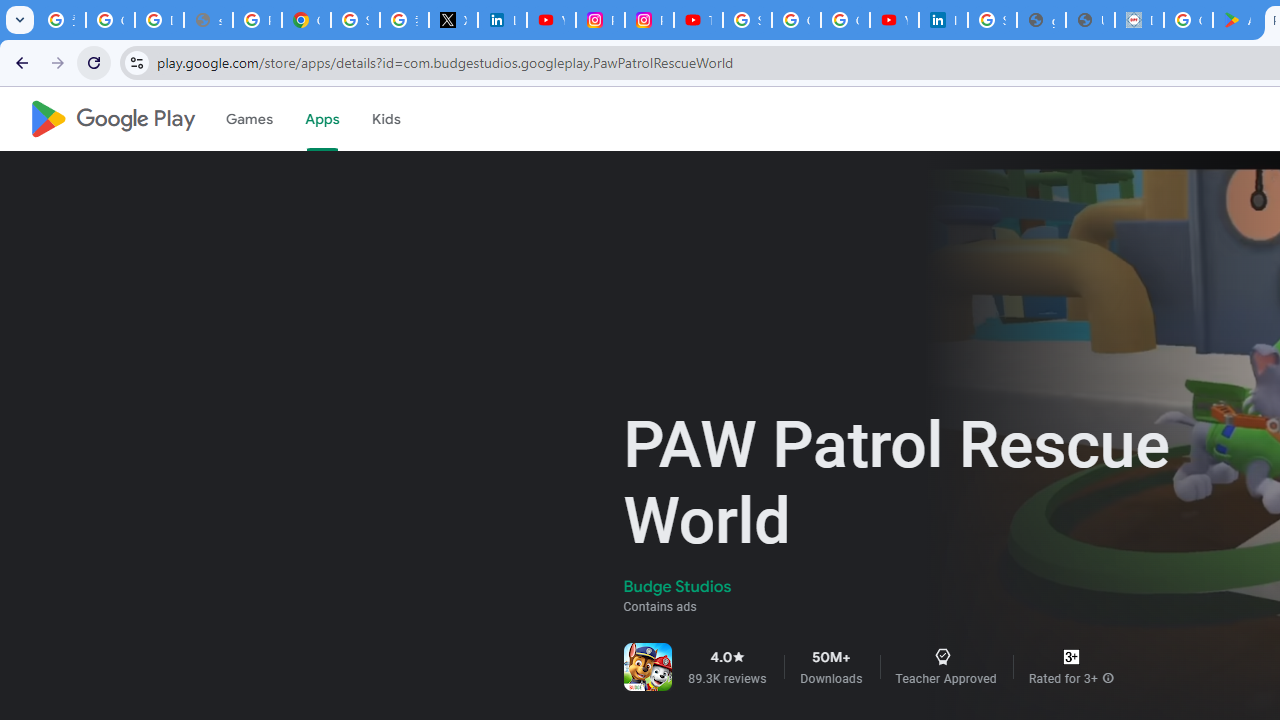  Describe the element at coordinates (1236, 20) in the screenshot. I see `'Android Apps on Google Play'` at that location.